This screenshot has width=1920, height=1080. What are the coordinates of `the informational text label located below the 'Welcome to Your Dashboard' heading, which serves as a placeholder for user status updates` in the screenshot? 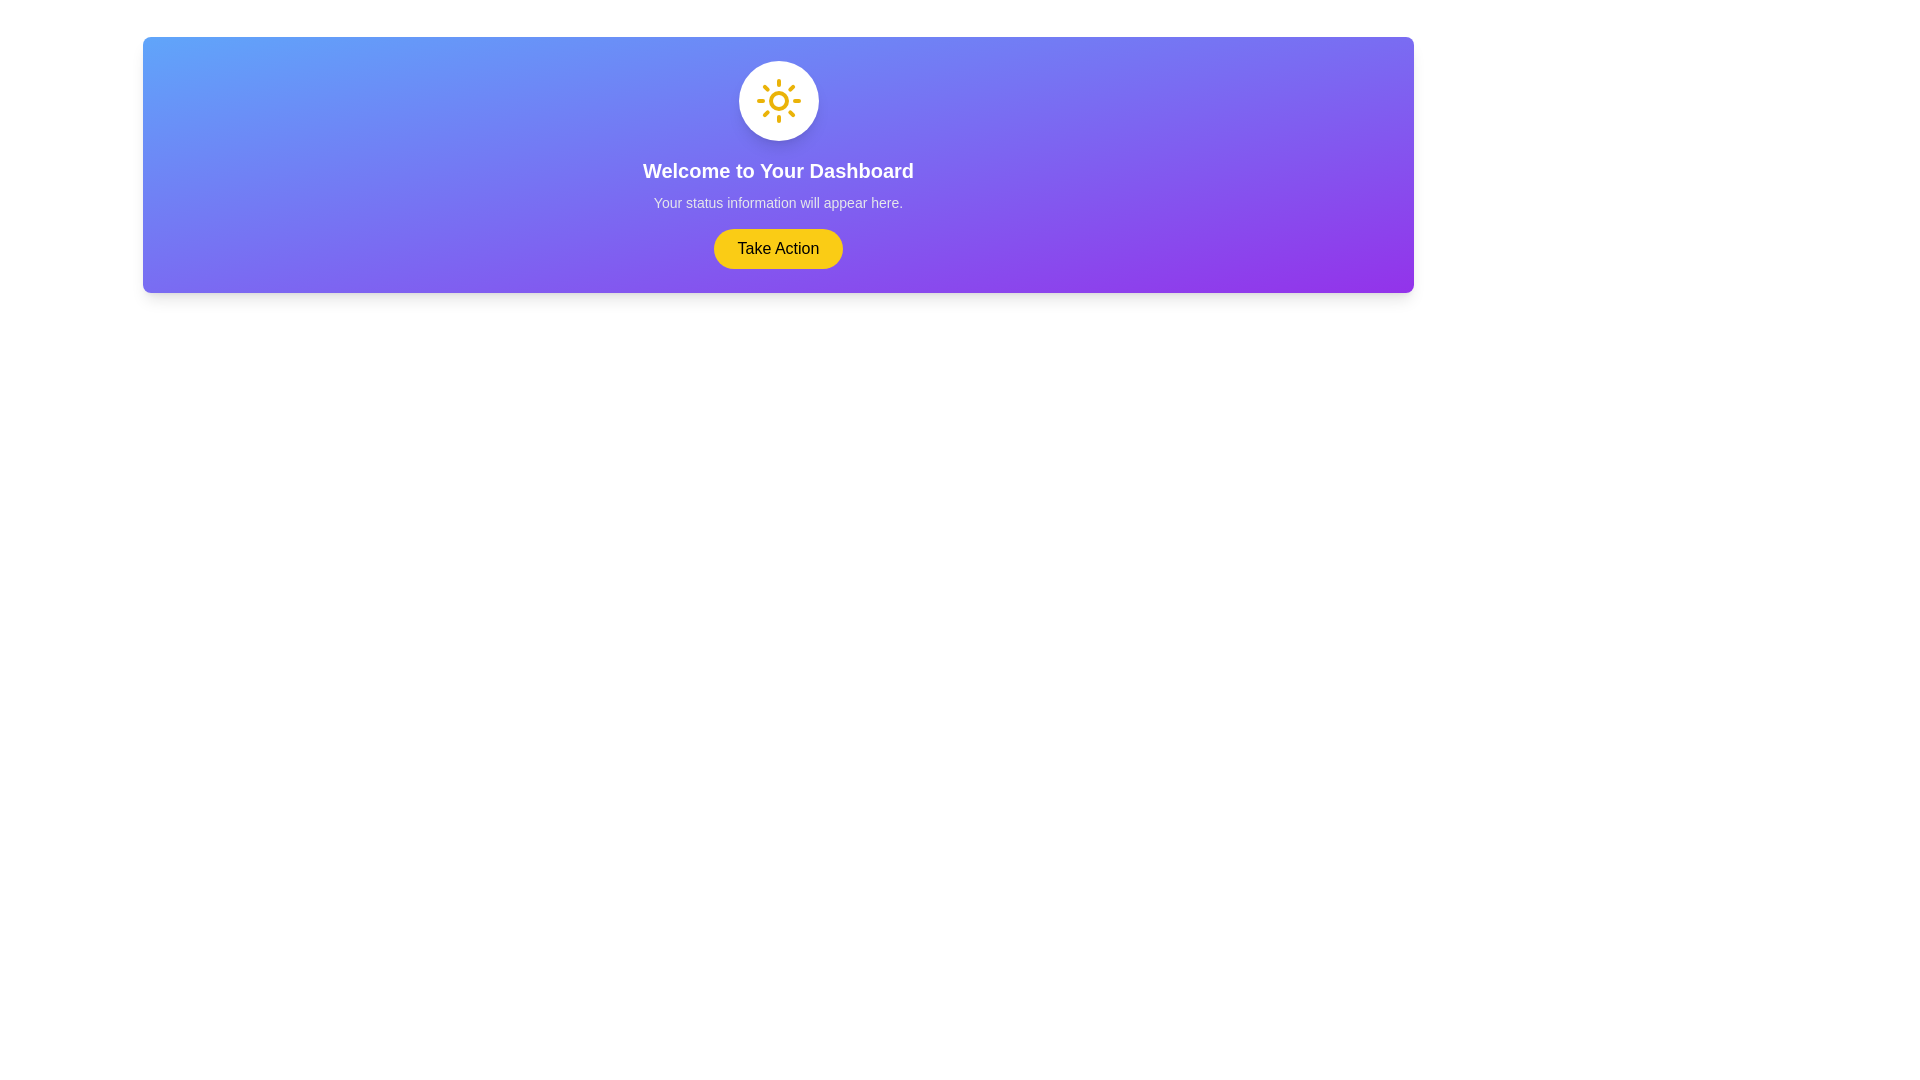 It's located at (777, 203).